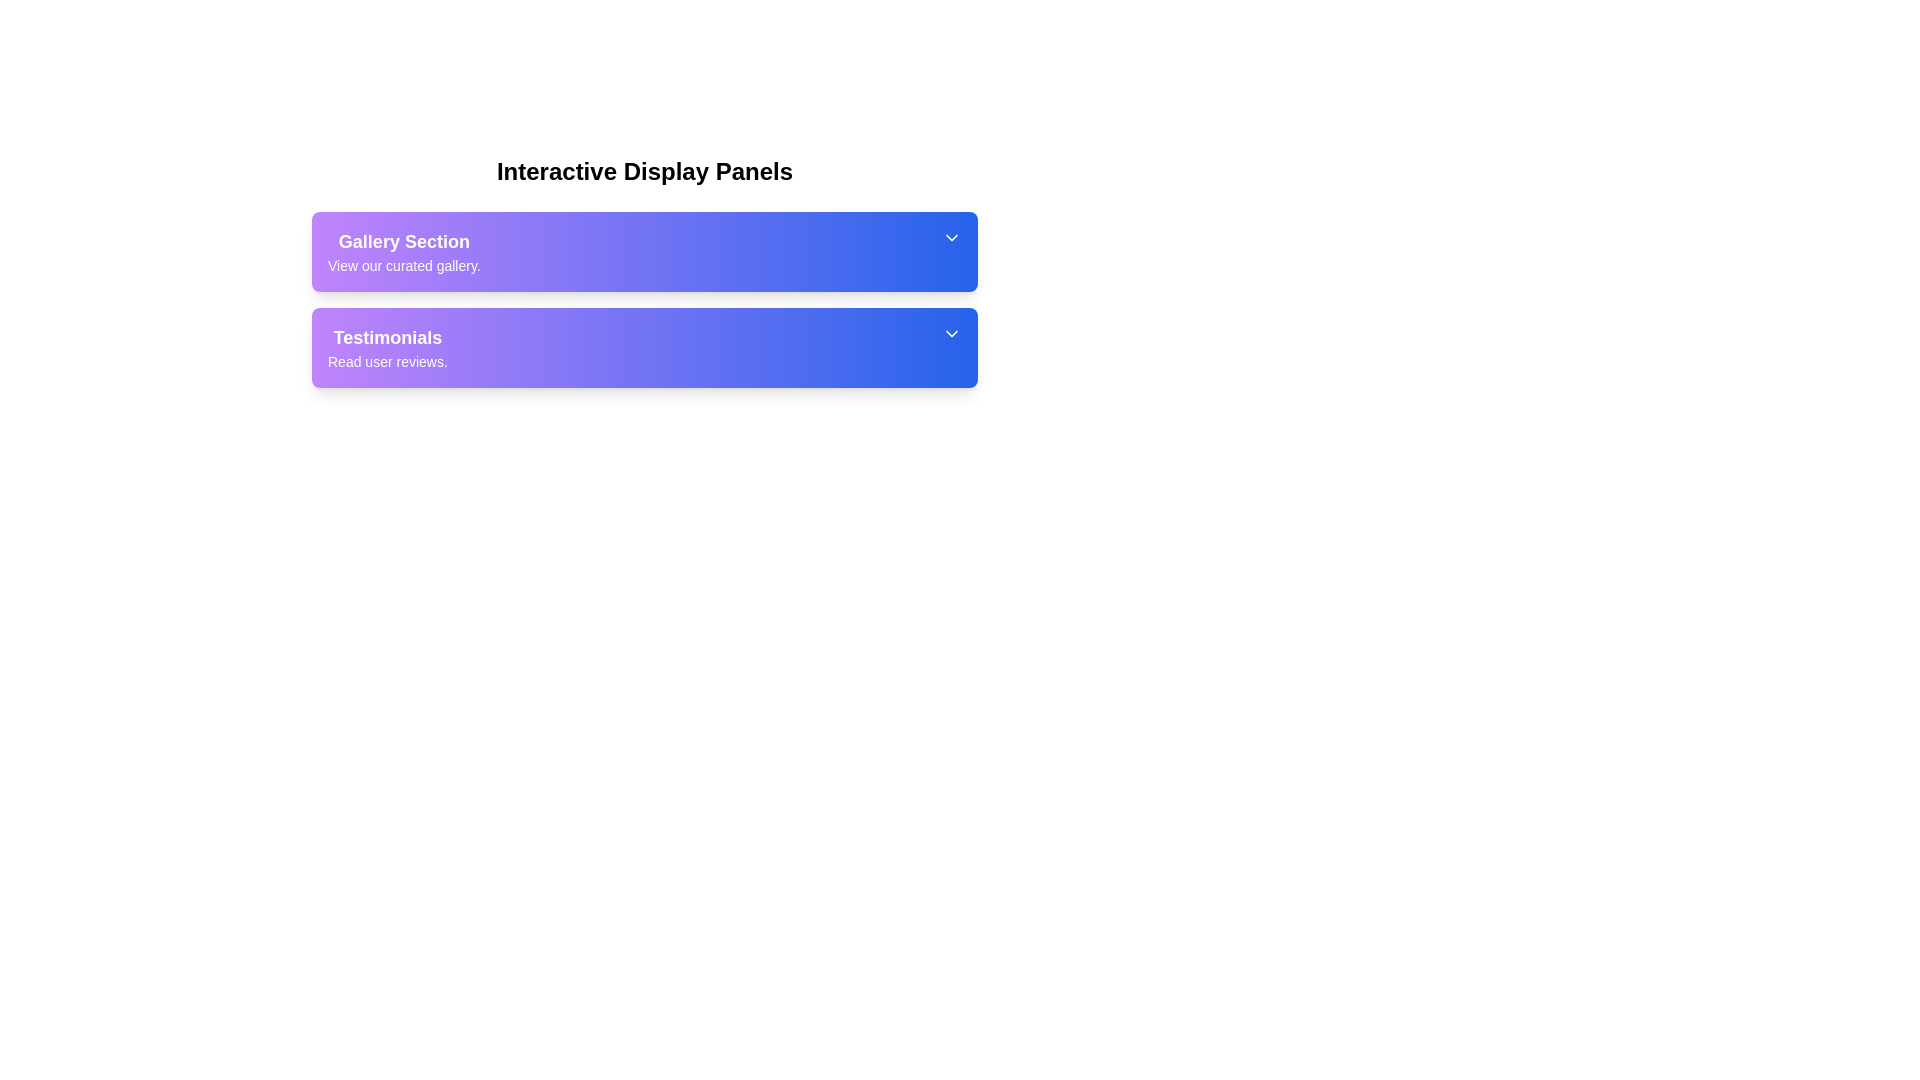 The image size is (1920, 1080). What do you see at coordinates (950, 333) in the screenshot?
I see `the Chevron Down icon located on the right-hand side of the Testimonials panel` at bounding box center [950, 333].